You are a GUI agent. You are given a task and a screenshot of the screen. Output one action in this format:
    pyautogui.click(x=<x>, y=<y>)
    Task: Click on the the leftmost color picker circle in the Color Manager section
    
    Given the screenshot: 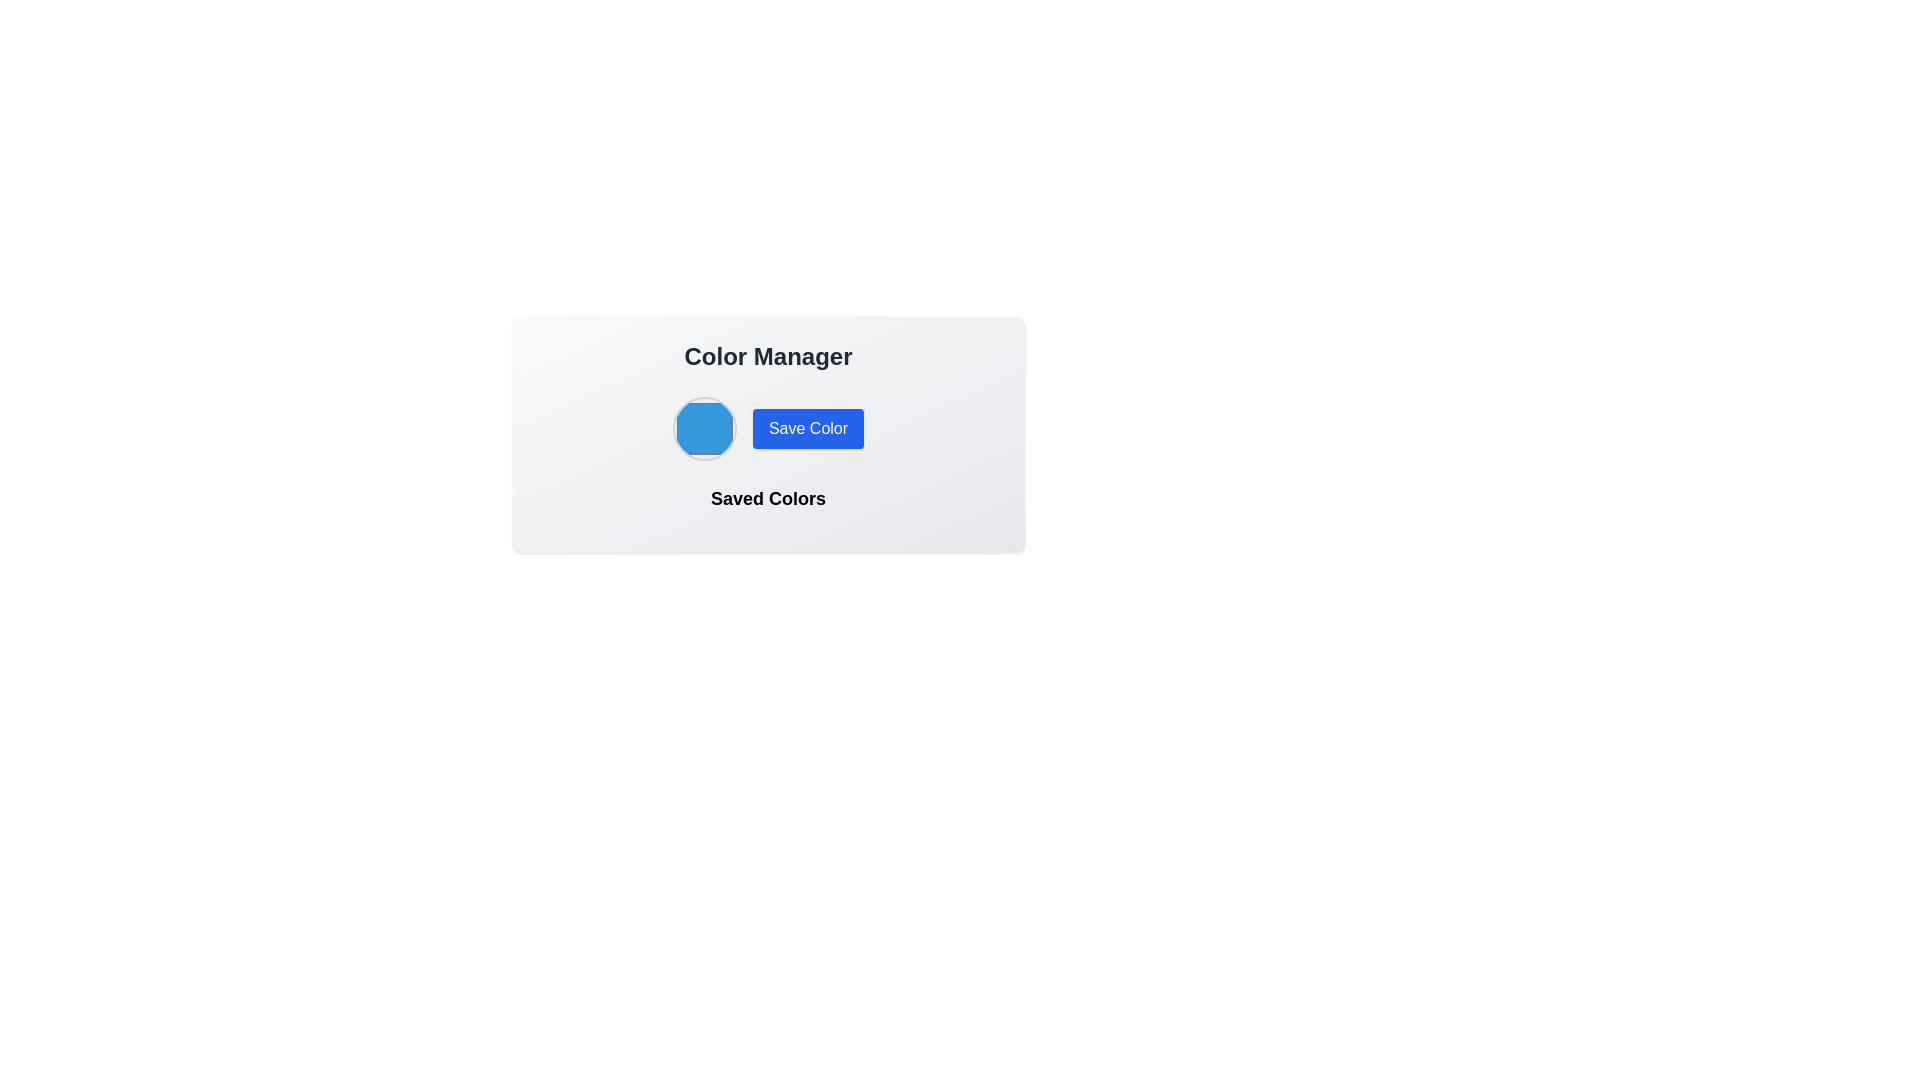 What is the action you would take?
    pyautogui.click(x=704, y=427)
    